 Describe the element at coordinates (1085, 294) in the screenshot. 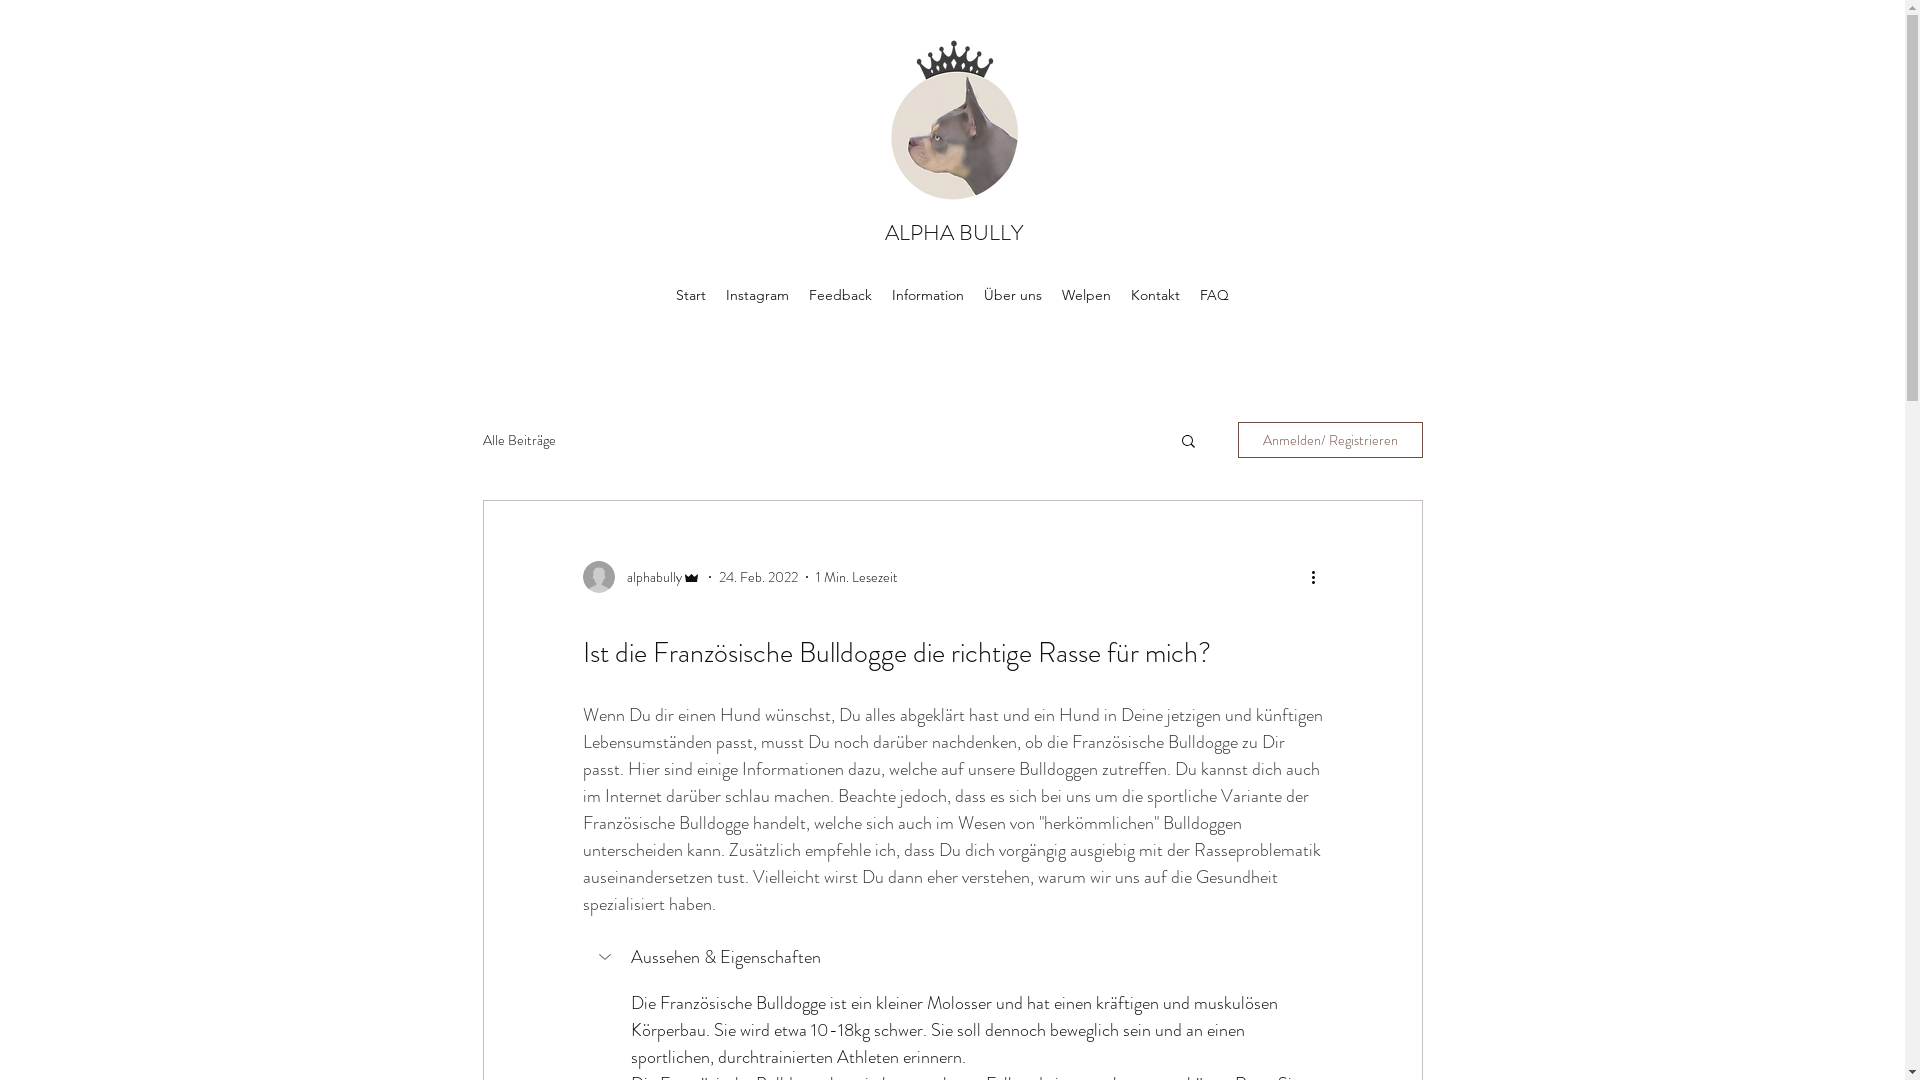

I see `'Welpen'` at that location.